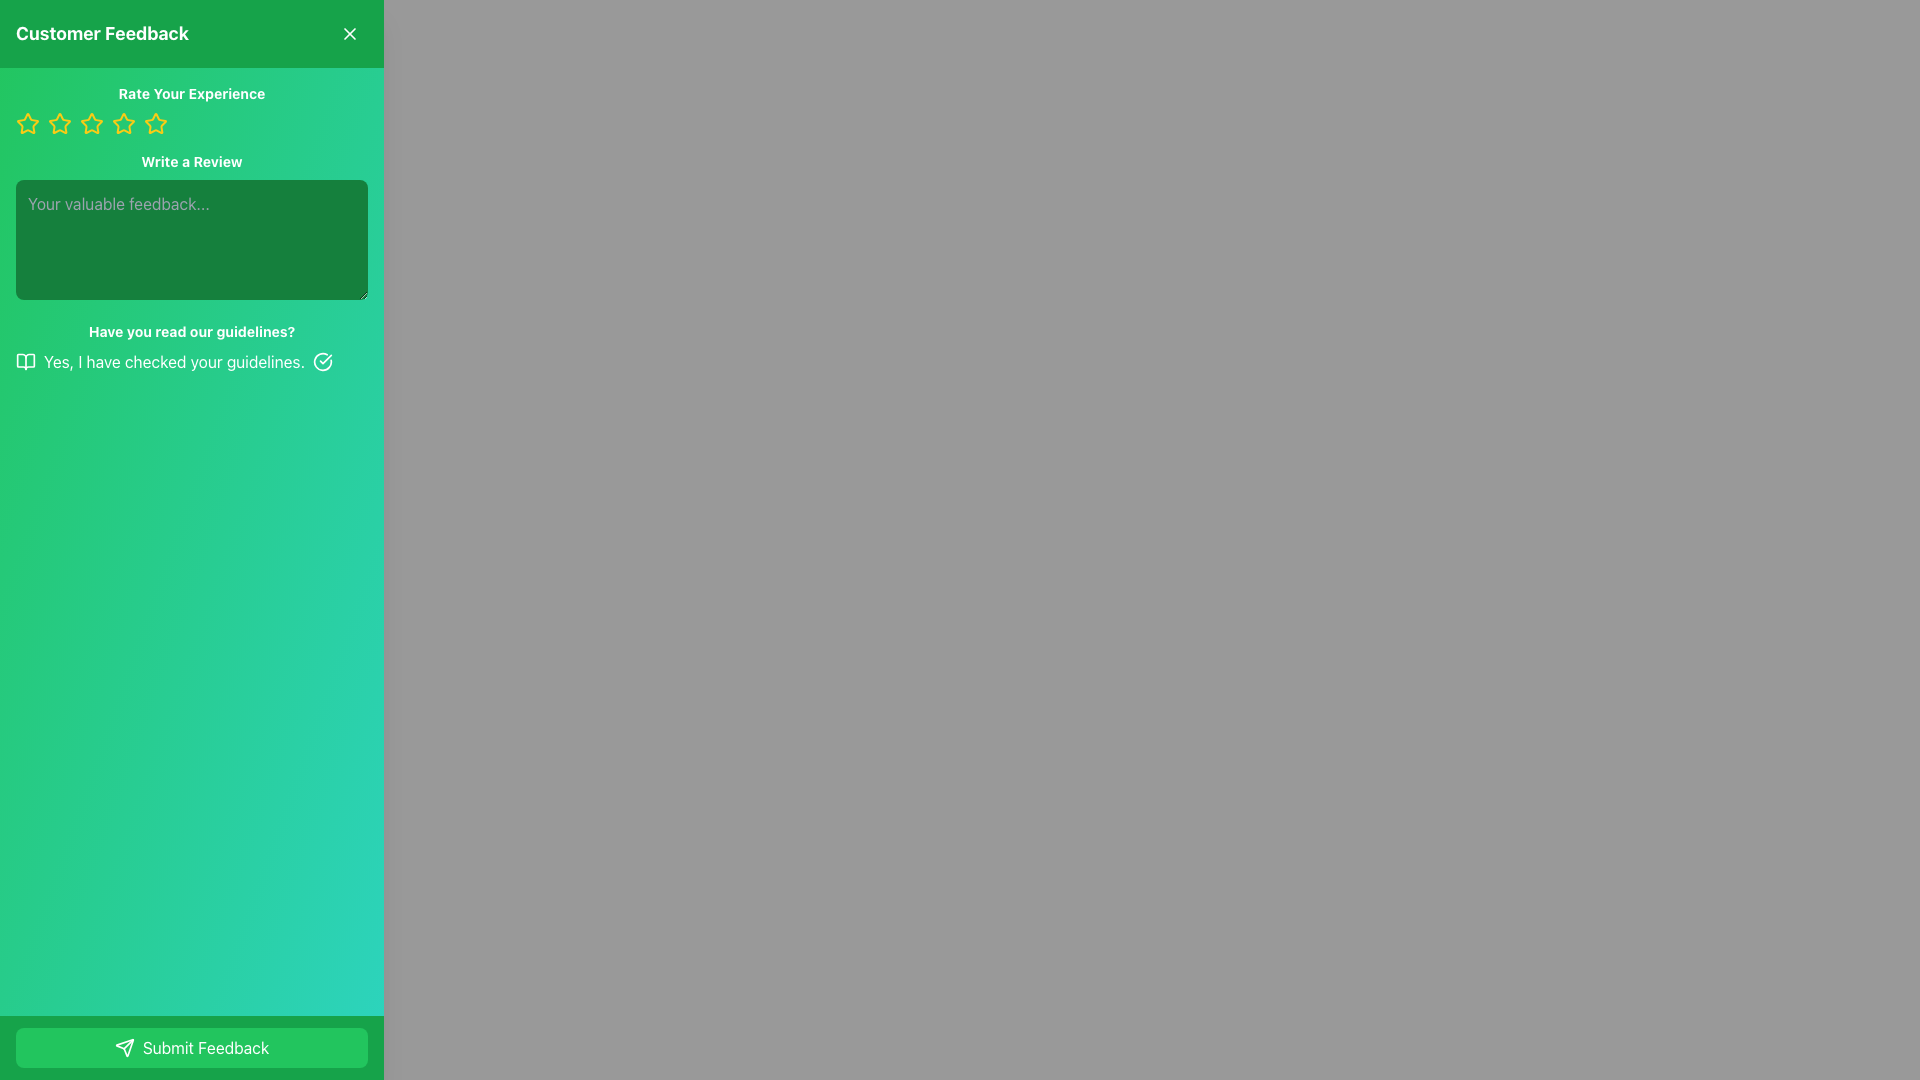  Describe the element at coordinates (58, 123) in the screenshot. I see `the first yellow-bordered star icon under the 'Rate Your Experience' heading` at that location.